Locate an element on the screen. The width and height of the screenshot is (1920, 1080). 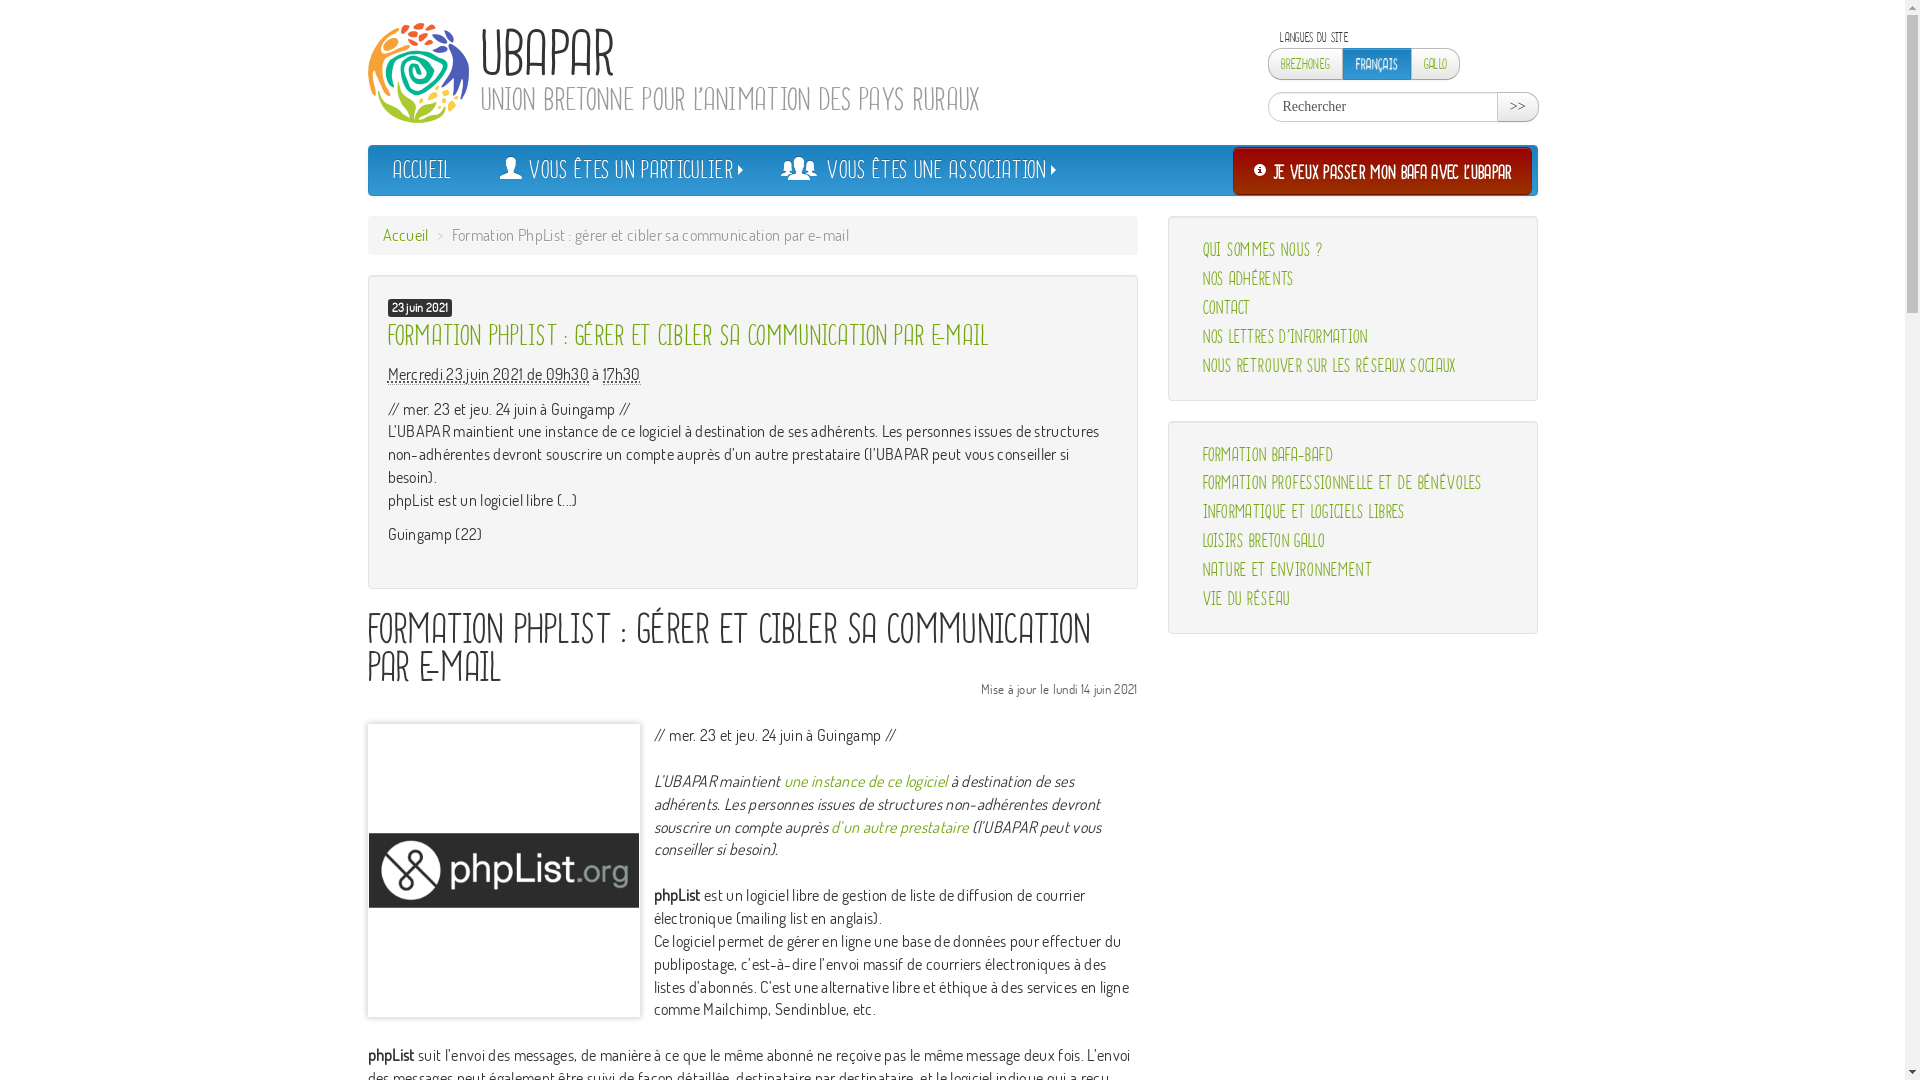
'NATURE ET ENVIRONNEMENT' is located at coordinates (1353, 570).